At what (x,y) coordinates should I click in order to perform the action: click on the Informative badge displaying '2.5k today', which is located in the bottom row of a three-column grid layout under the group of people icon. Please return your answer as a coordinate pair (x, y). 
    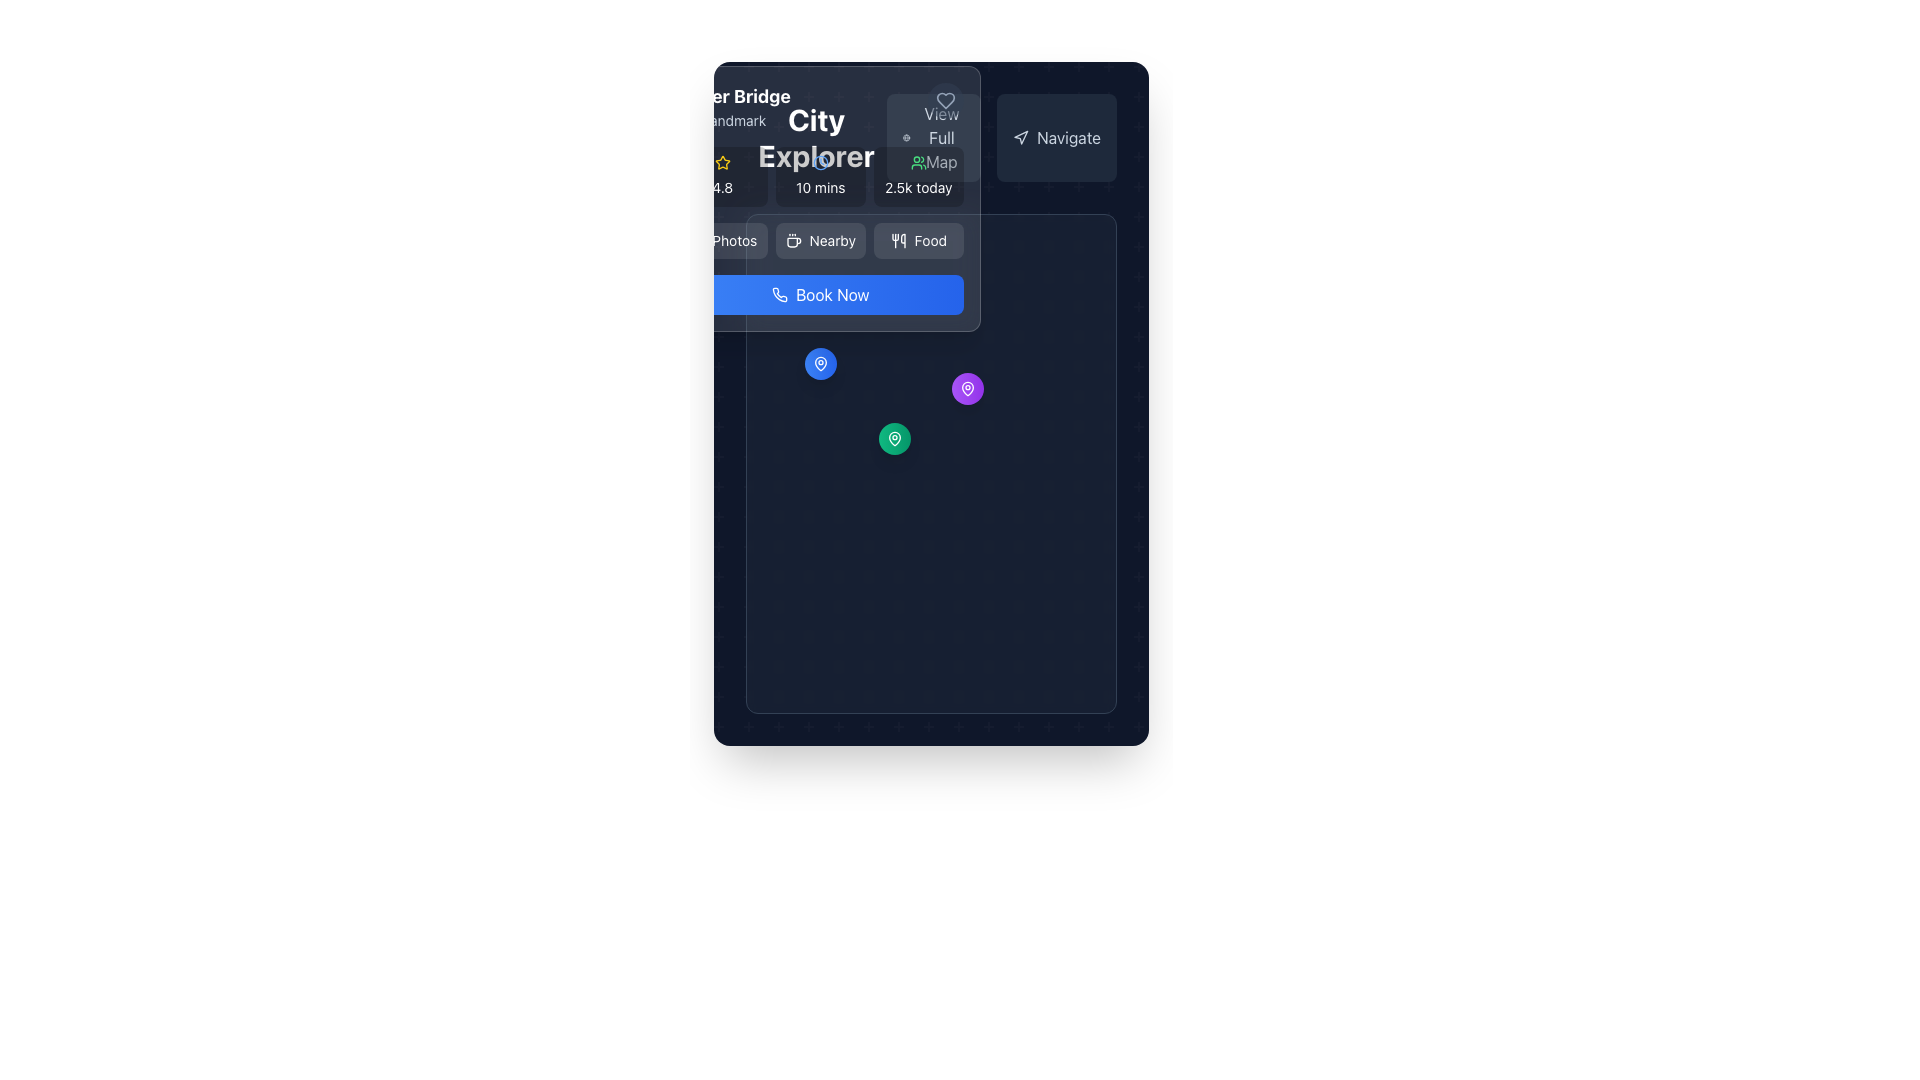
    Looking at the image, I should click on (917, 176).